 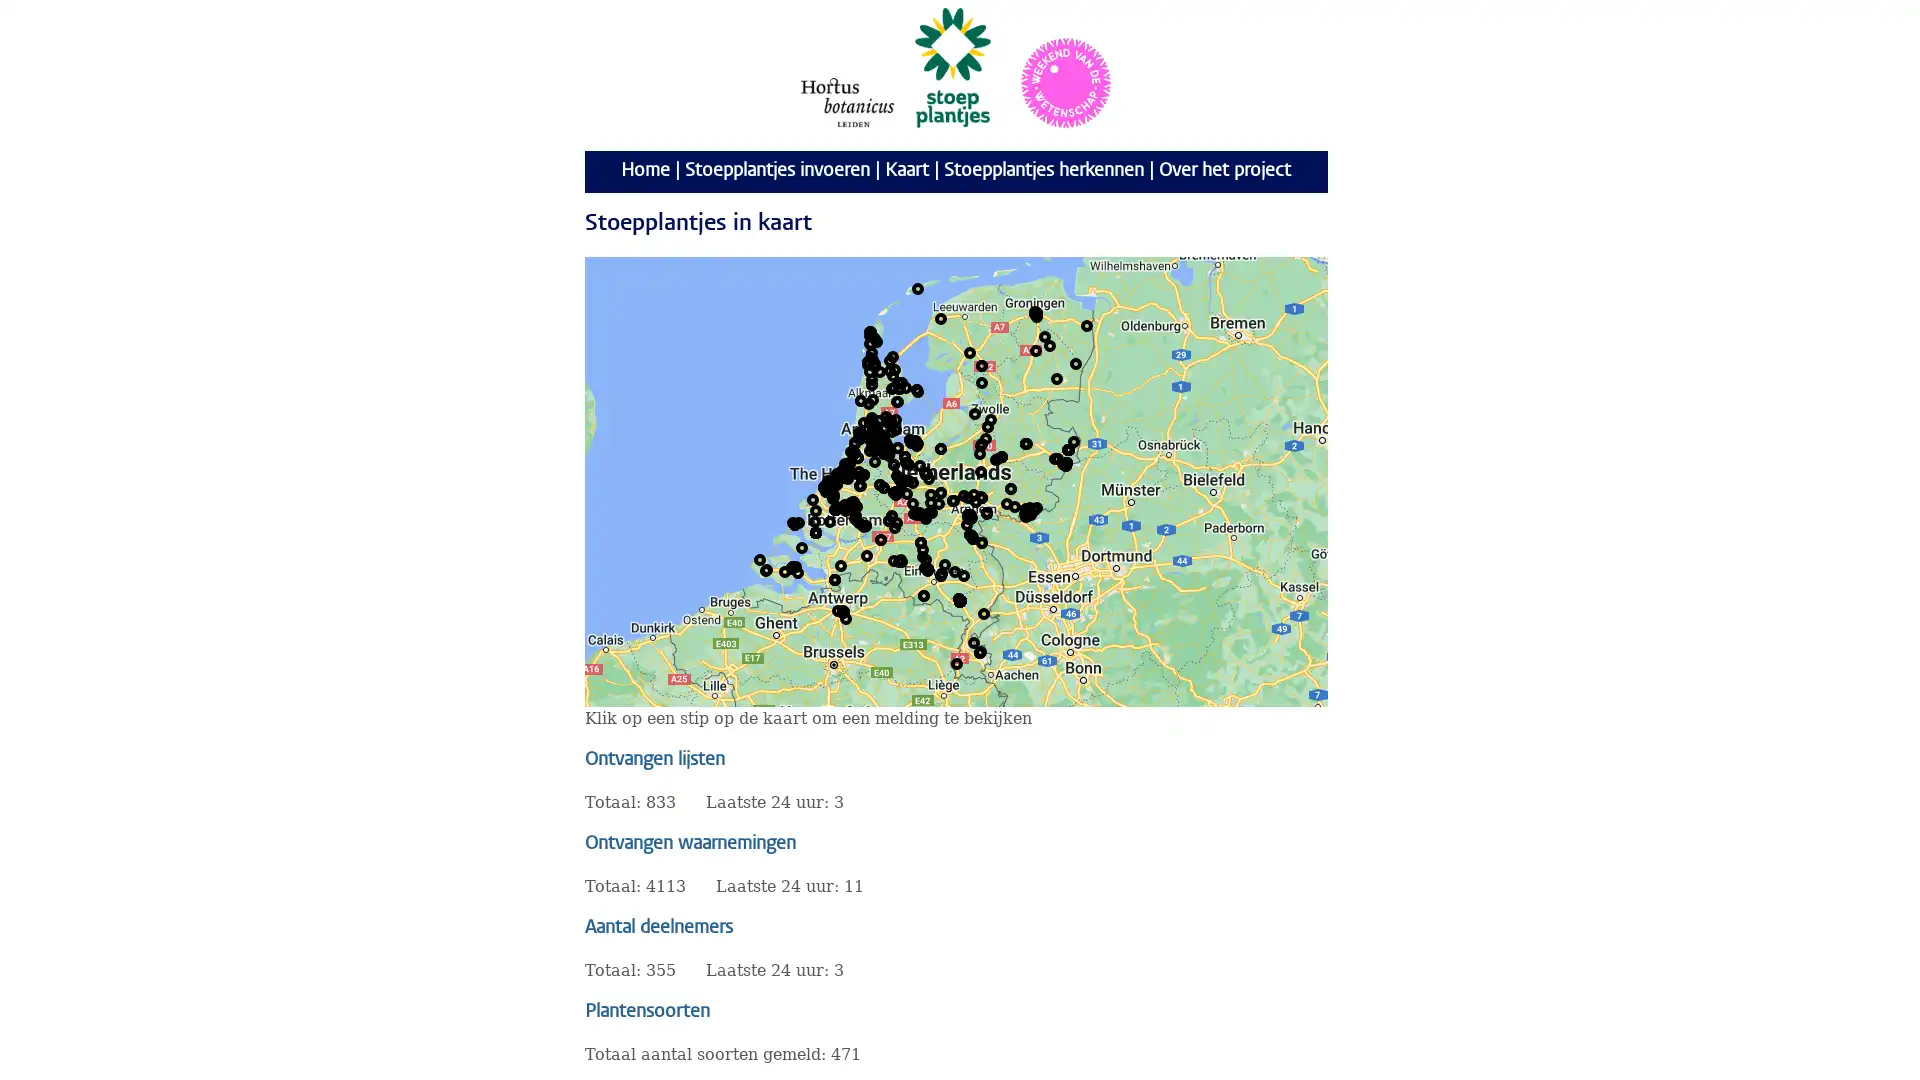 I want to click on Telling van op 07 juni 2022, so click(x=1065, y=462).